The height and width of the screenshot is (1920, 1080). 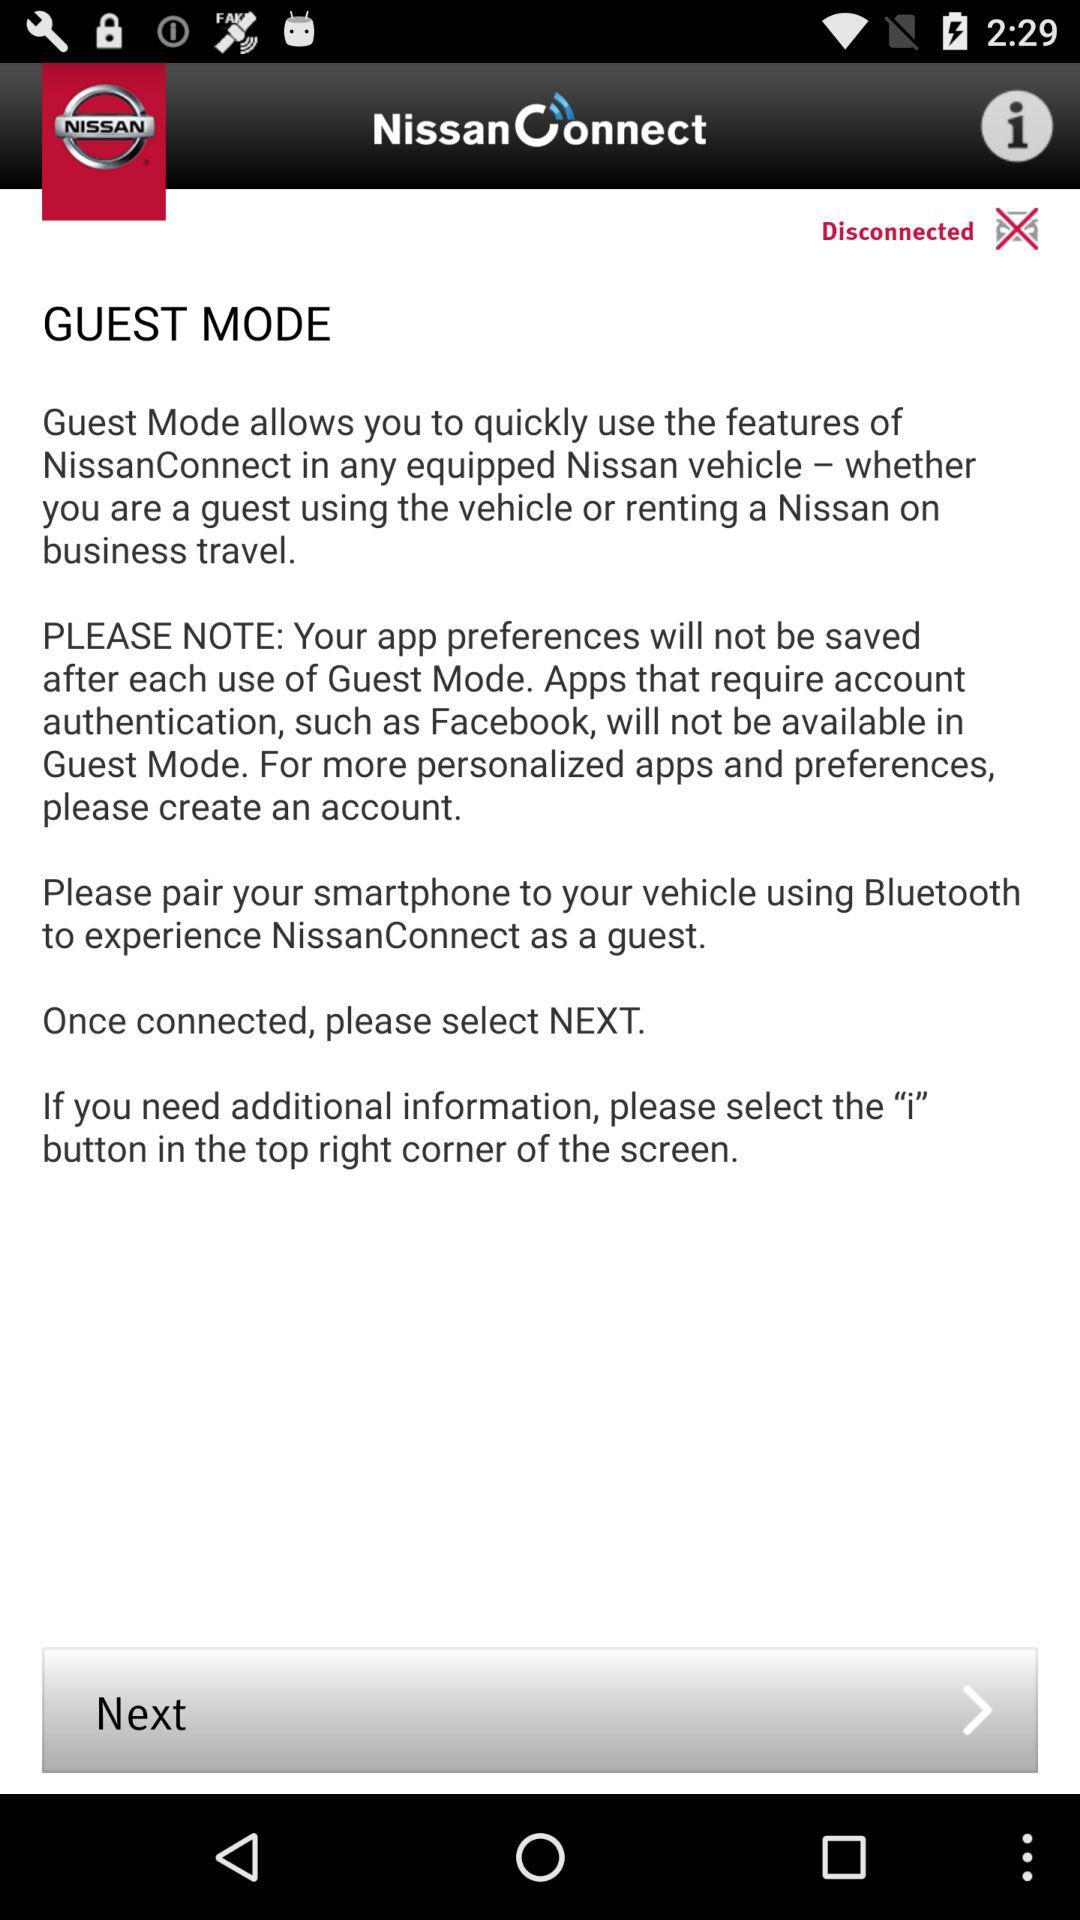 I want to click on icon next to the disconnected icon, so click(x=1036, y=228).